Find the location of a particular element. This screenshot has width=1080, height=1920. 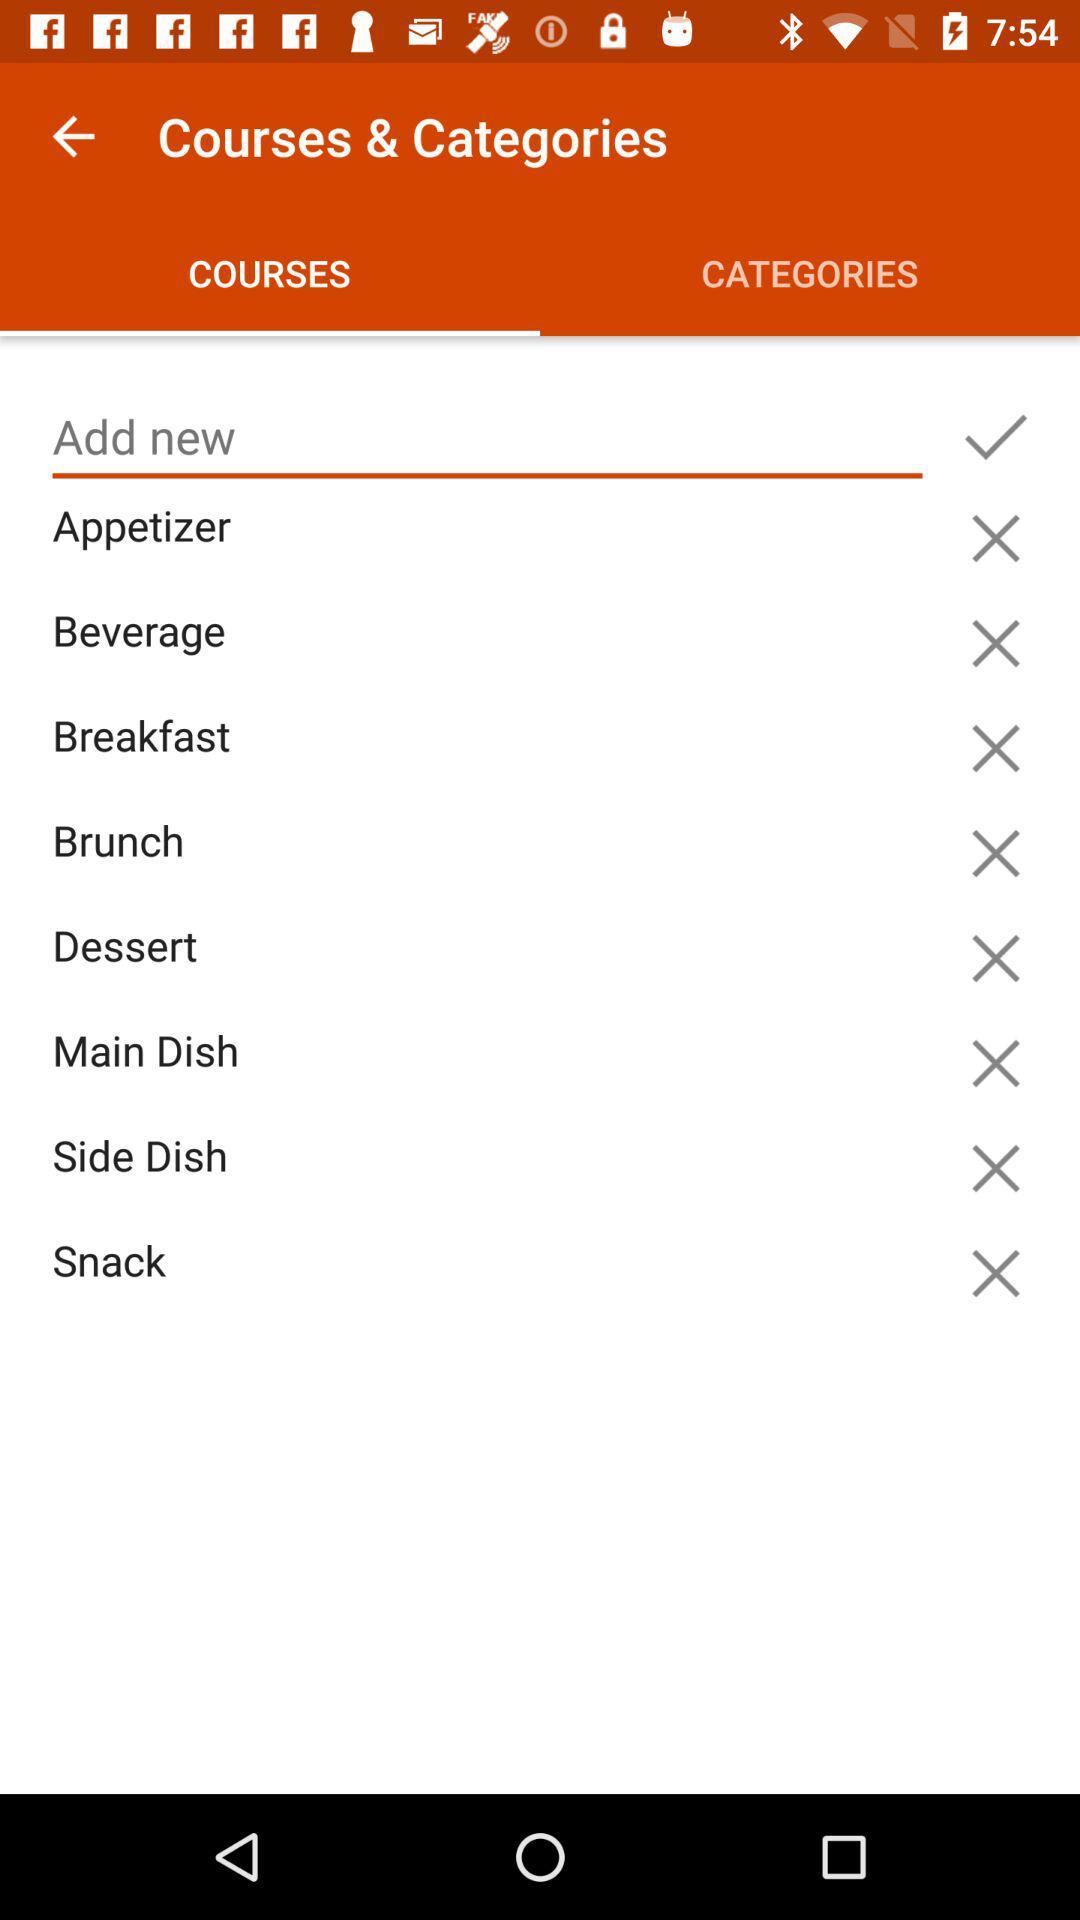

a new category is located at coordinates (995, 436).